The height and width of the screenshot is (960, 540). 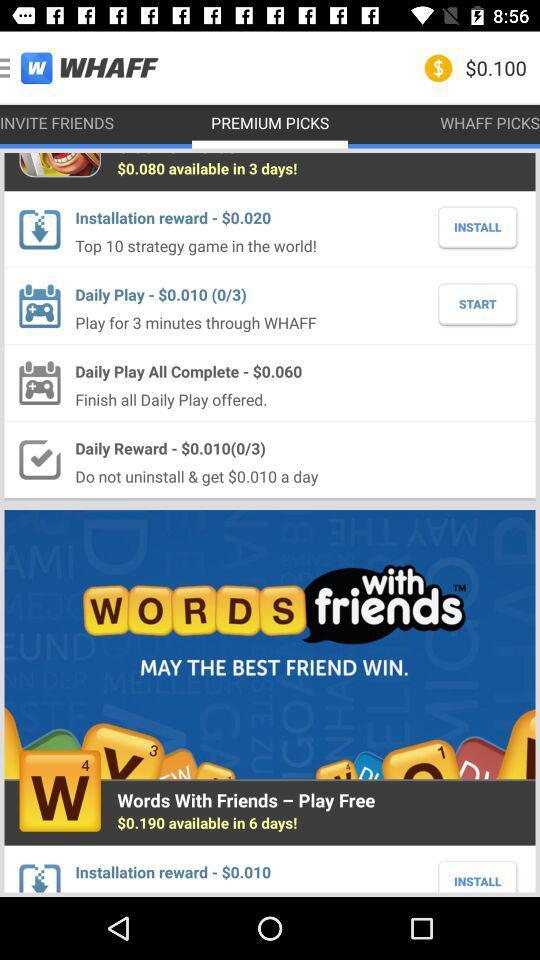 What do you see at coordinates (57, 121) in the screenshot?
I see `invite friends app` at bounding box center [57, 121].